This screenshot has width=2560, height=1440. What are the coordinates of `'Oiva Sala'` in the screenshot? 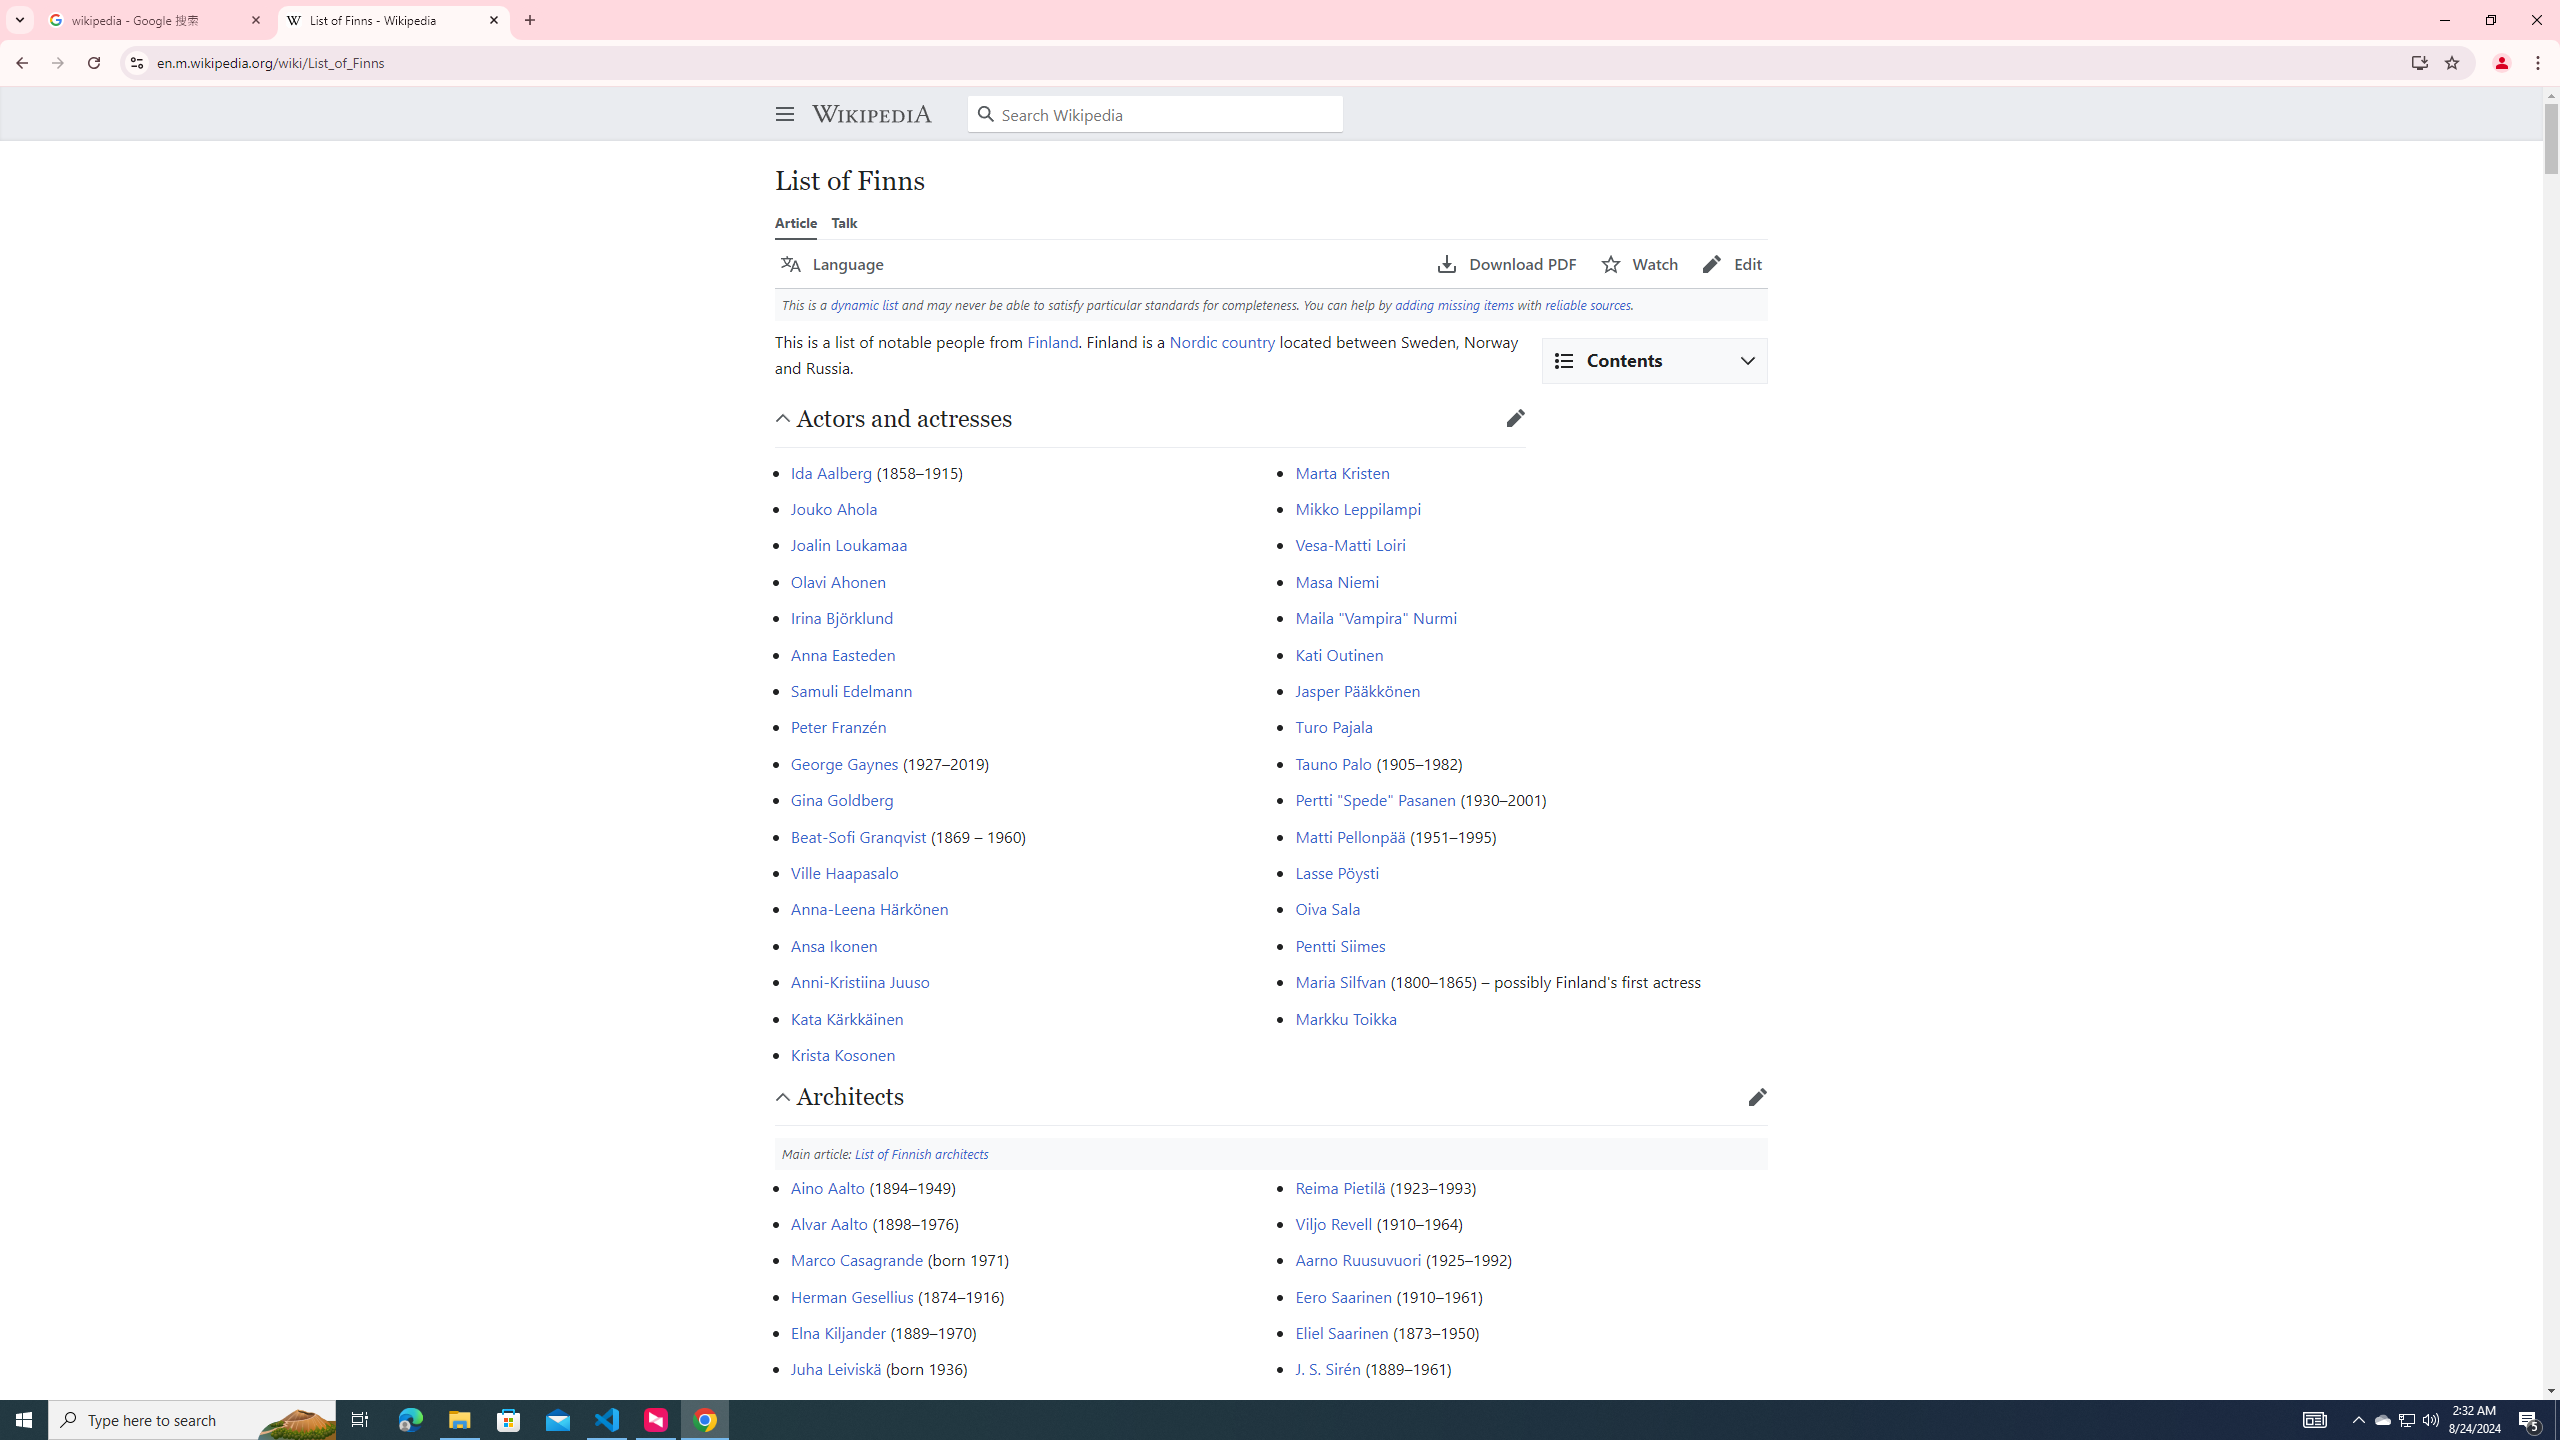 It's located at (1328, 908).